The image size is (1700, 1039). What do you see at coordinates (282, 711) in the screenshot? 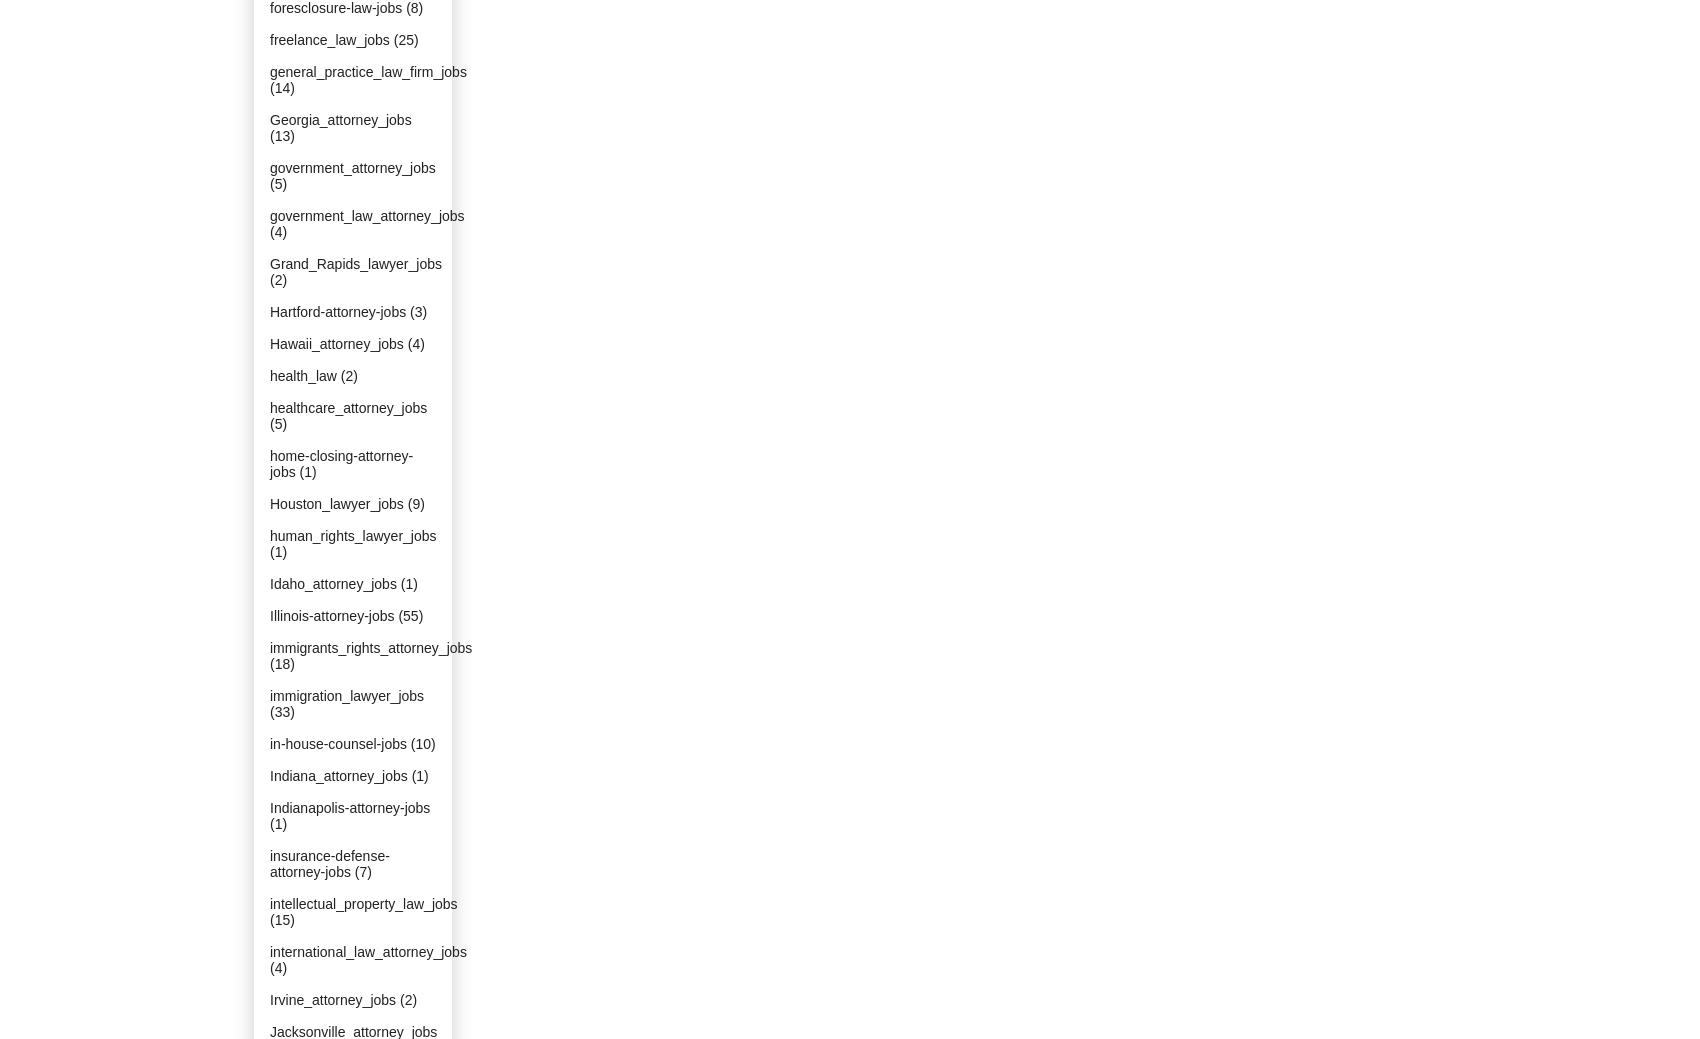
I see `'(33)'` at bounding box center [282, 711].